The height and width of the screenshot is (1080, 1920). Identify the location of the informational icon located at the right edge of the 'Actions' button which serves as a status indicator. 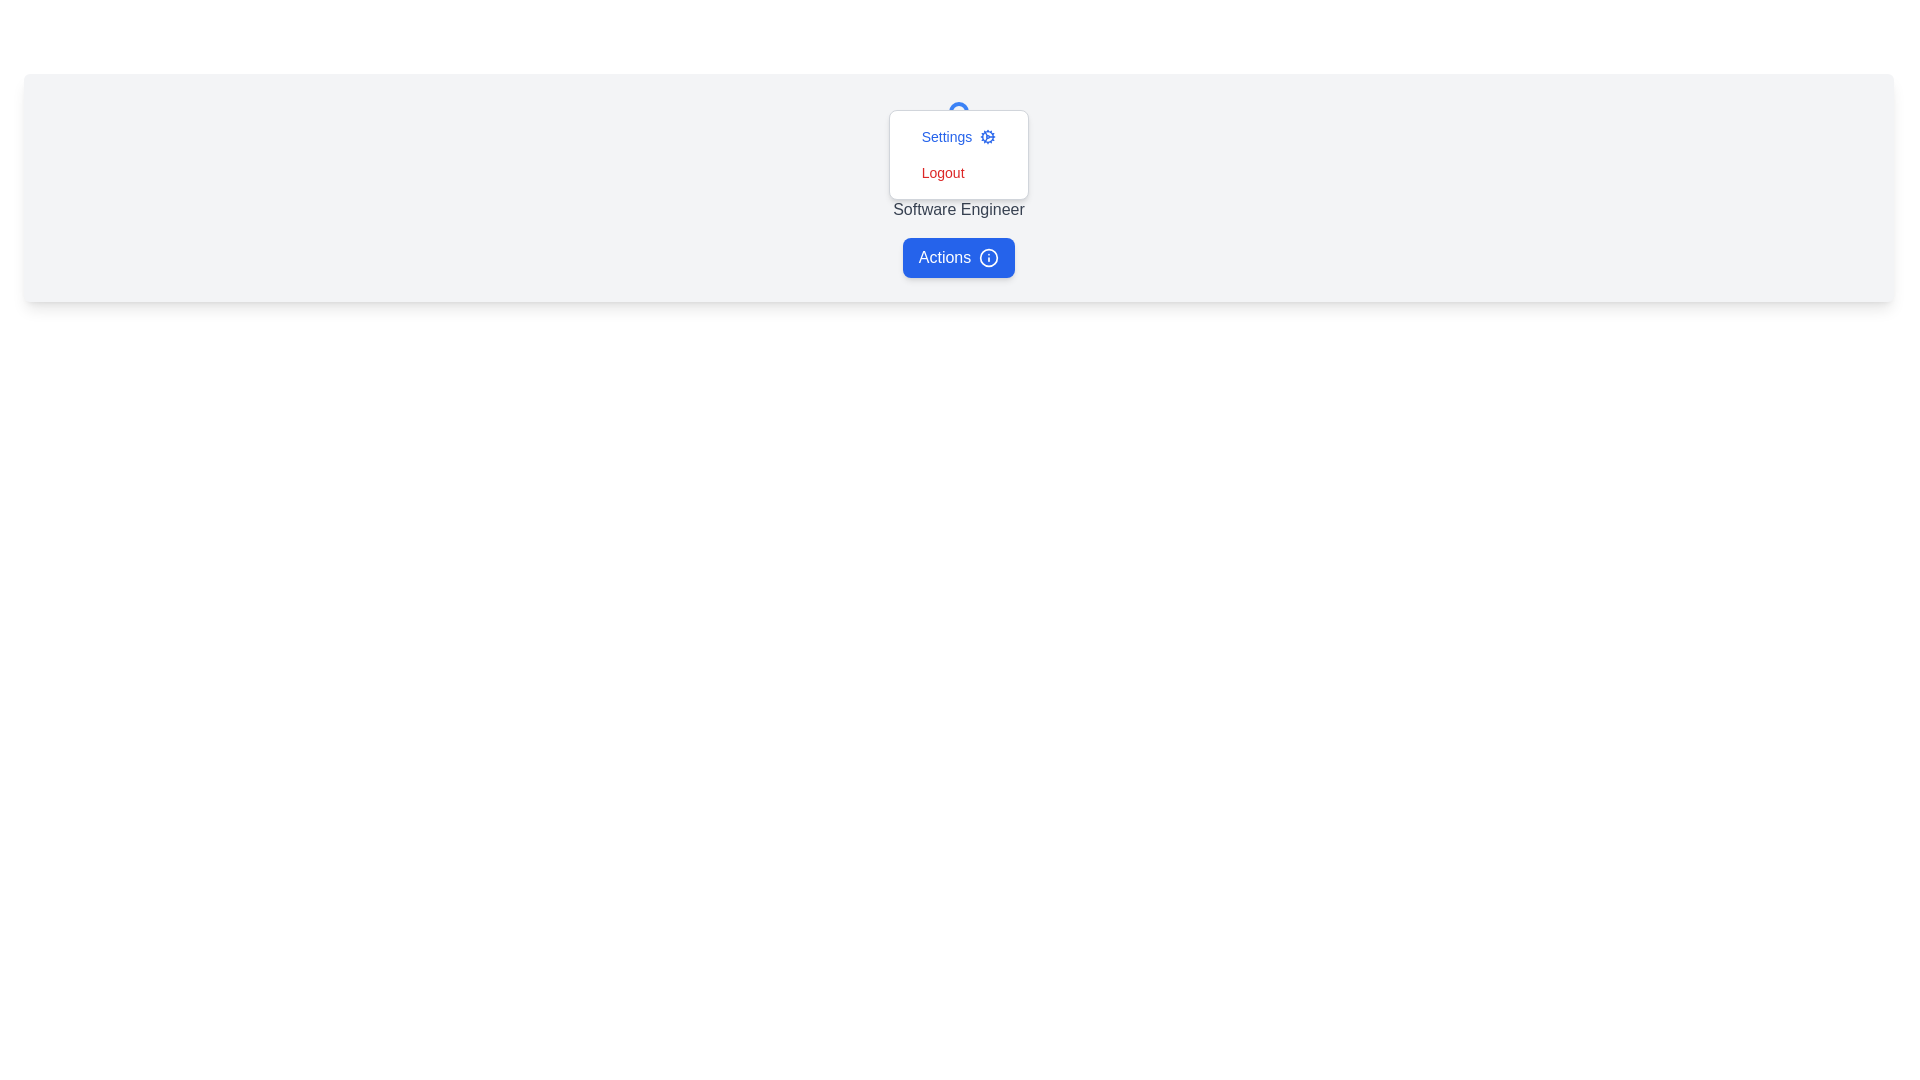
(989, 257).